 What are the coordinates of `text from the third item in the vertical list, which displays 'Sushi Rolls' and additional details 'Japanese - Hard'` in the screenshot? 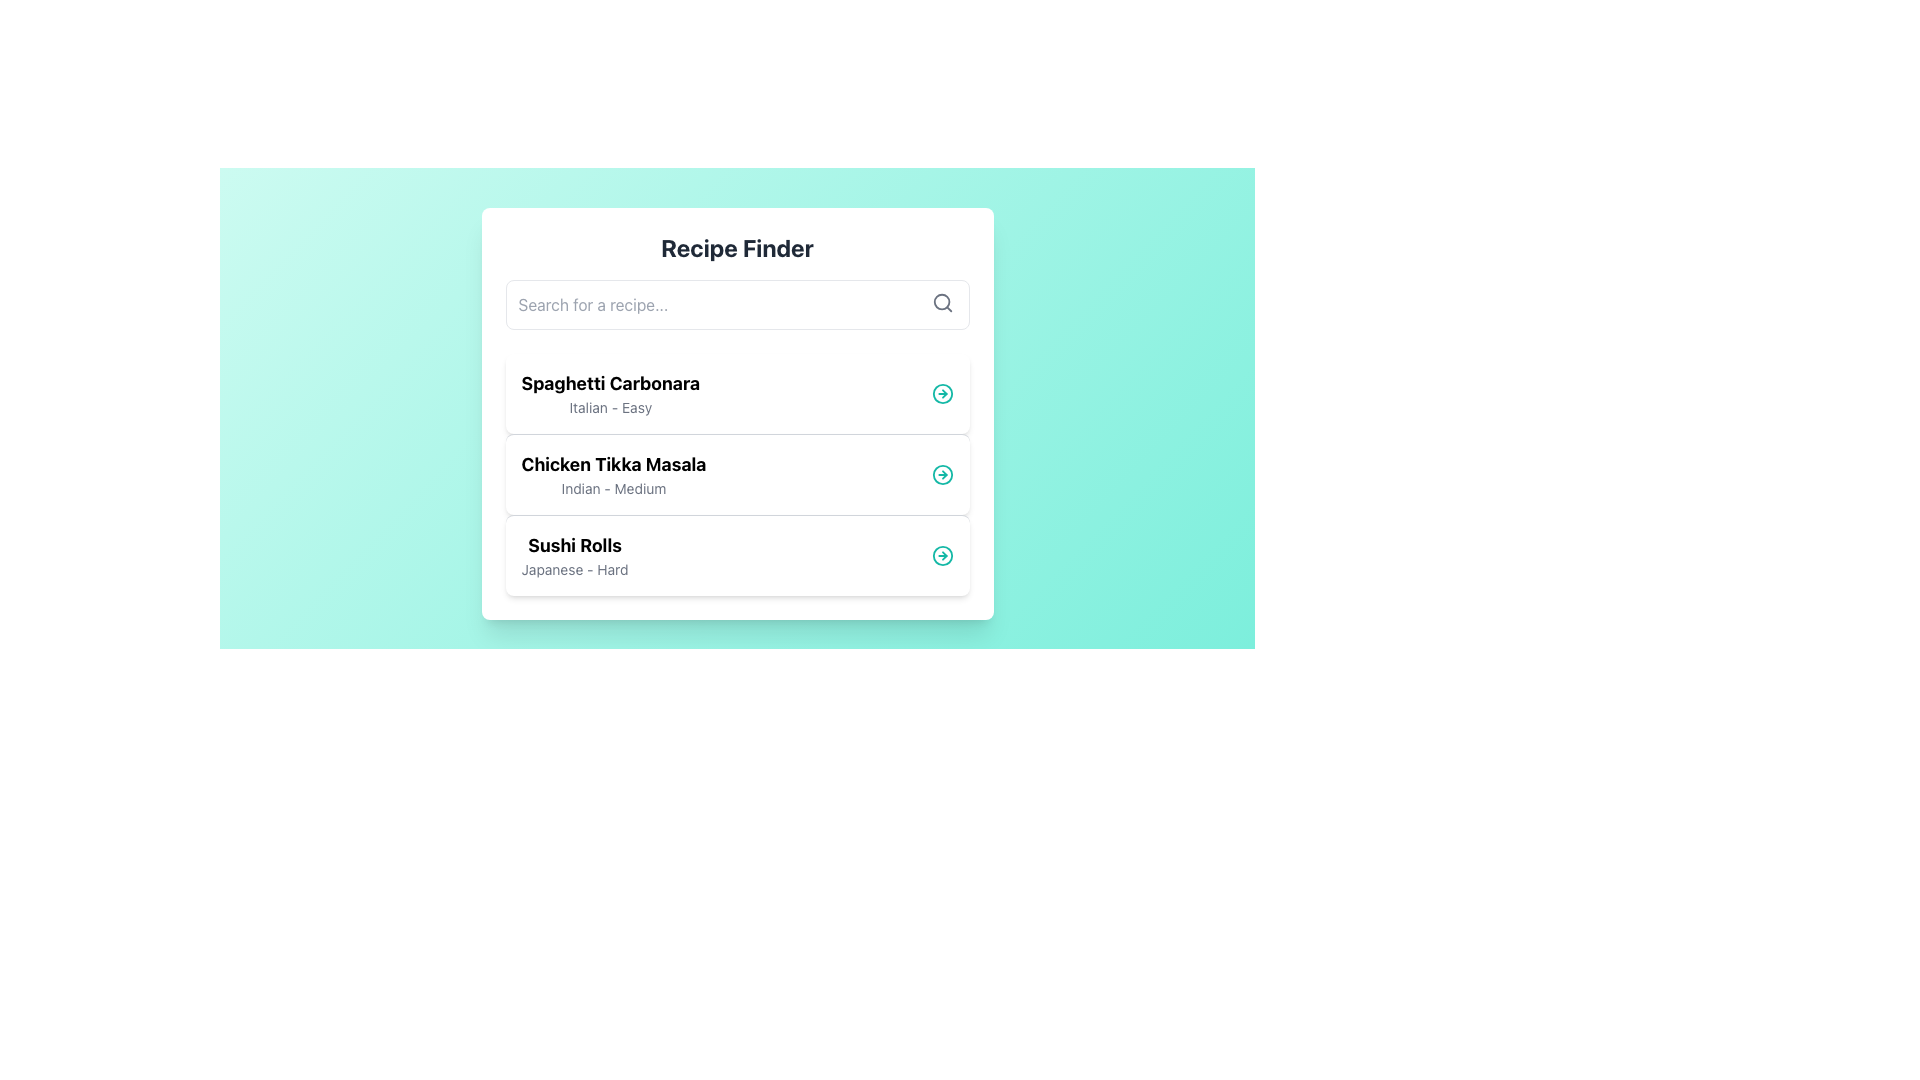 It's located at (574, 555).